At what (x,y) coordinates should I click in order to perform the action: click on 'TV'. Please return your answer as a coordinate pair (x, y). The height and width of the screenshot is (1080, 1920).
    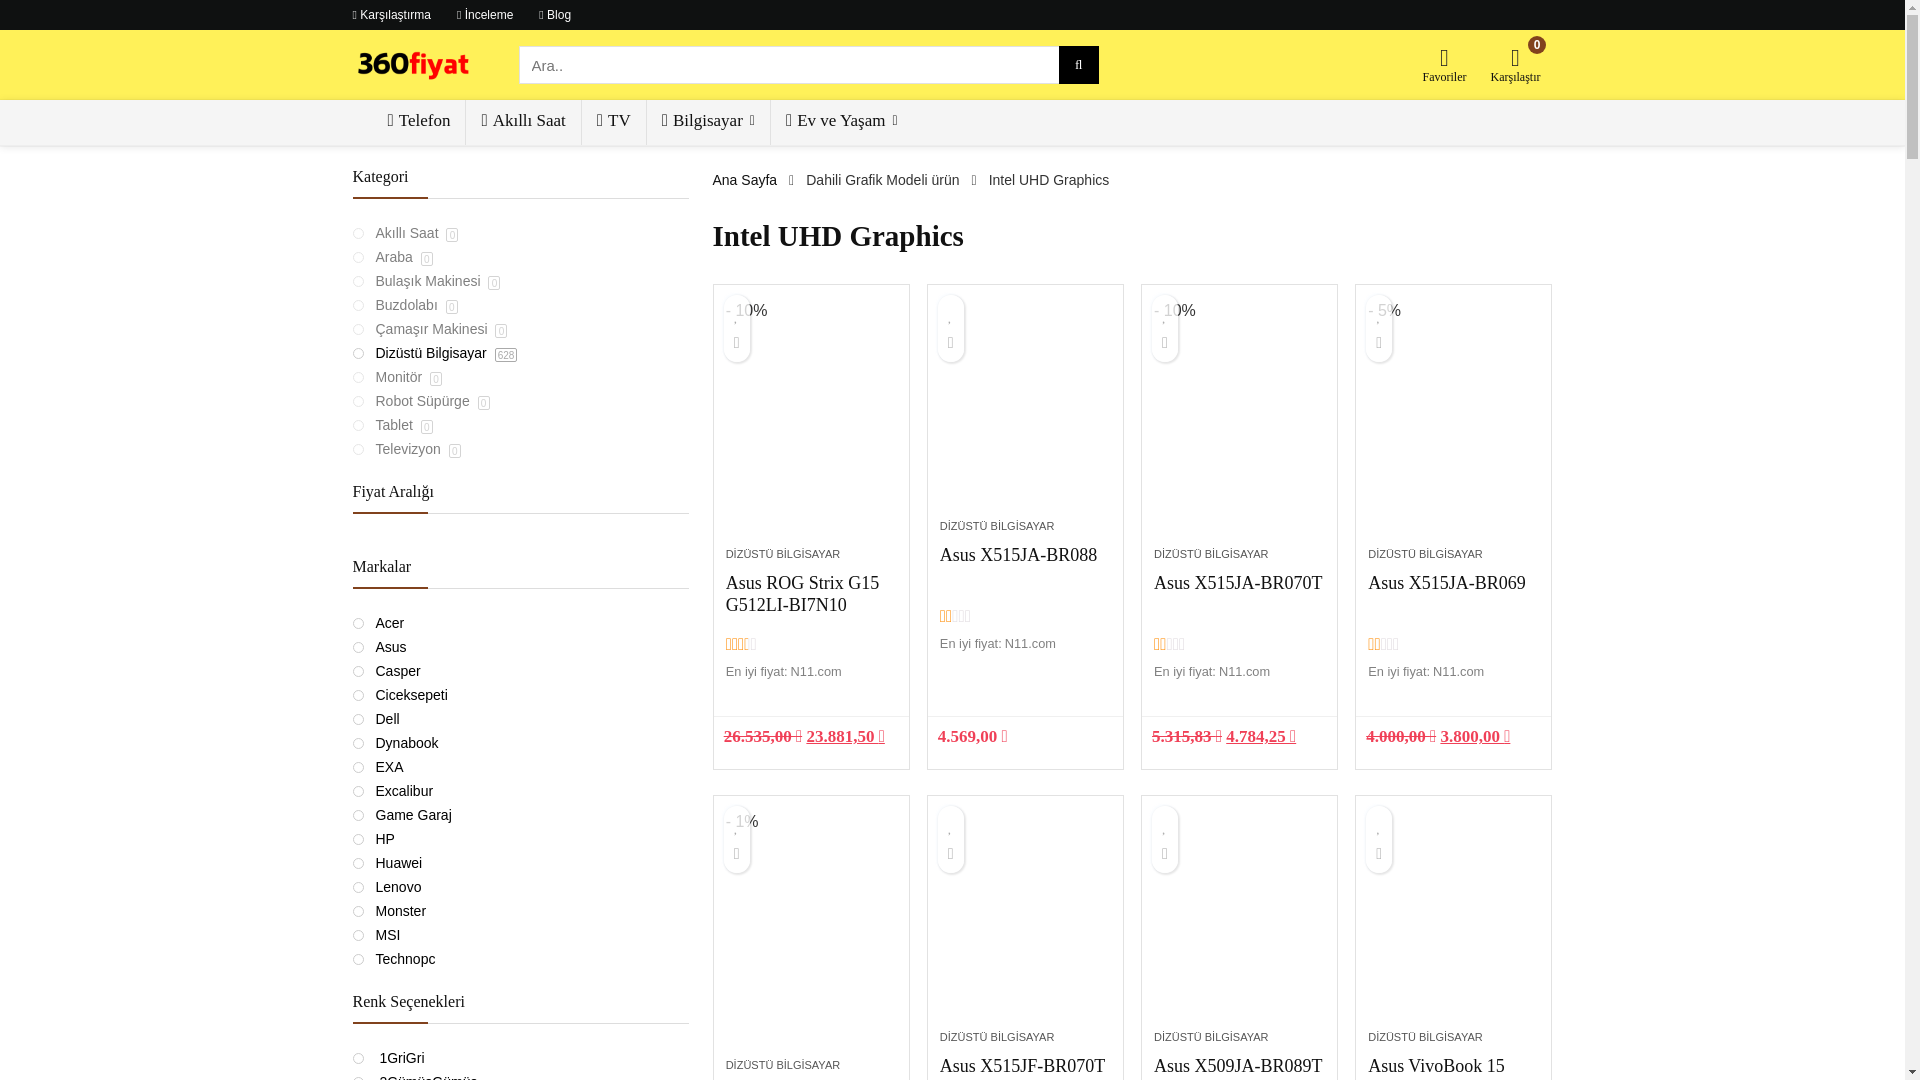
    Looking at the image, I should click on (613, 122).